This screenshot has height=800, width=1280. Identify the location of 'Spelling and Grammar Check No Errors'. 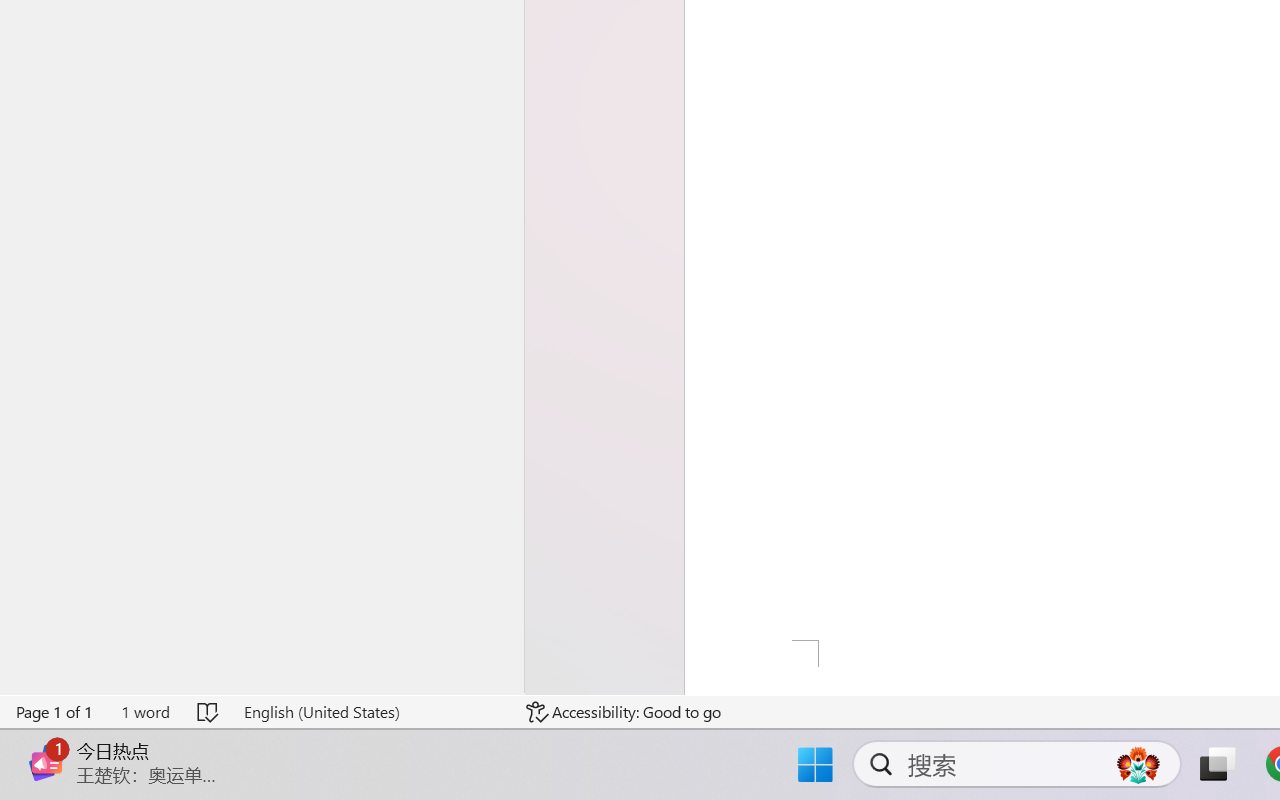
(209, 711).